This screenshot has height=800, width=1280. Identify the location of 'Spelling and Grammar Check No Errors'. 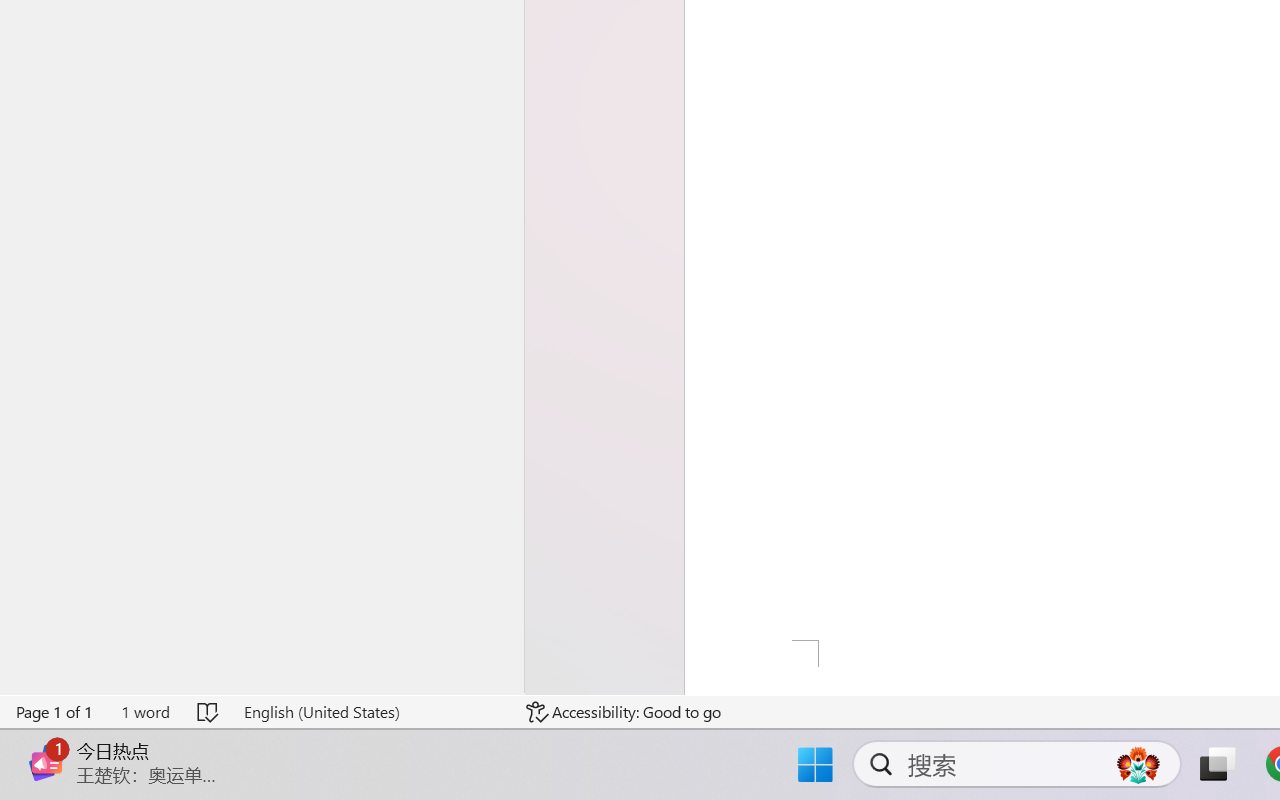
(209, 711).